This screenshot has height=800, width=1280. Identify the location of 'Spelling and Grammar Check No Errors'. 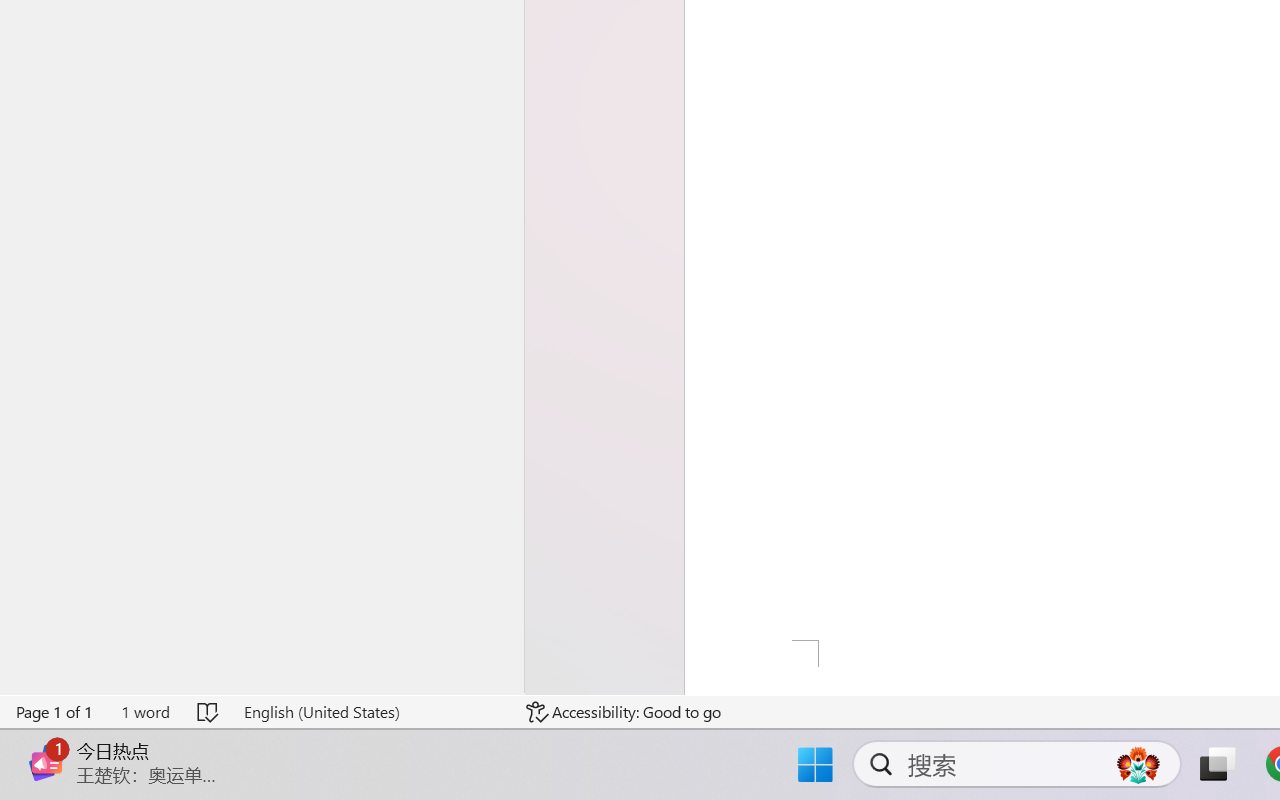
(209, 711).